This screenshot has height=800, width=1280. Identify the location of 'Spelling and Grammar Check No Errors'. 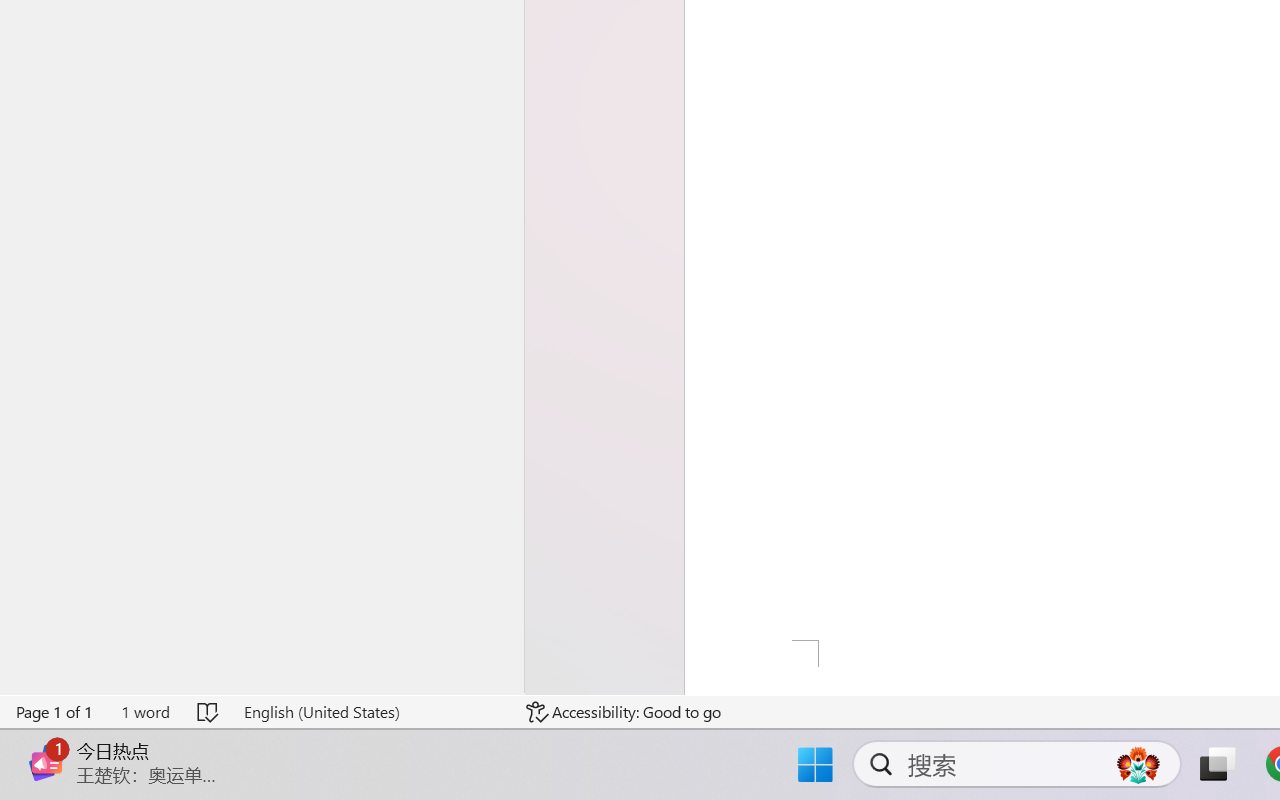
(209, 711).